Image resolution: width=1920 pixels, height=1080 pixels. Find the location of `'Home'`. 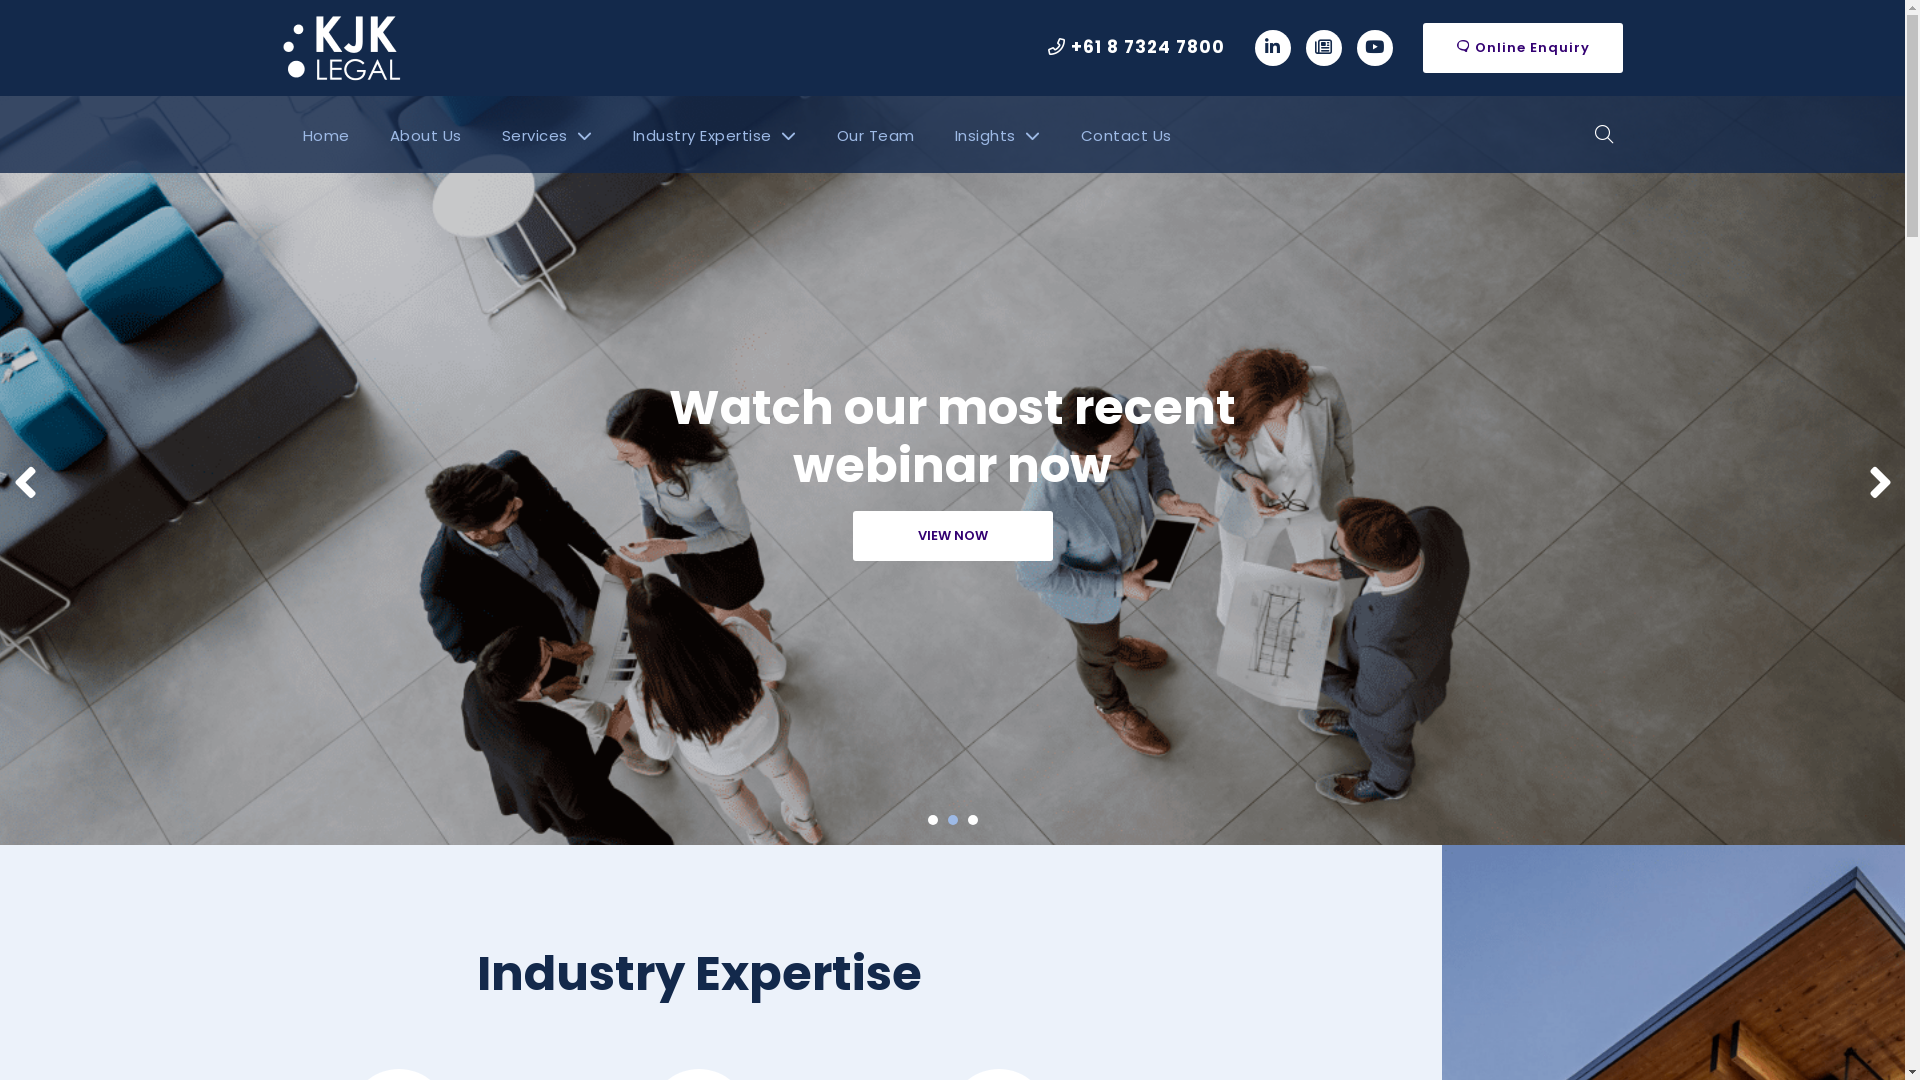

'Home' is located at coordinates (325, 135).